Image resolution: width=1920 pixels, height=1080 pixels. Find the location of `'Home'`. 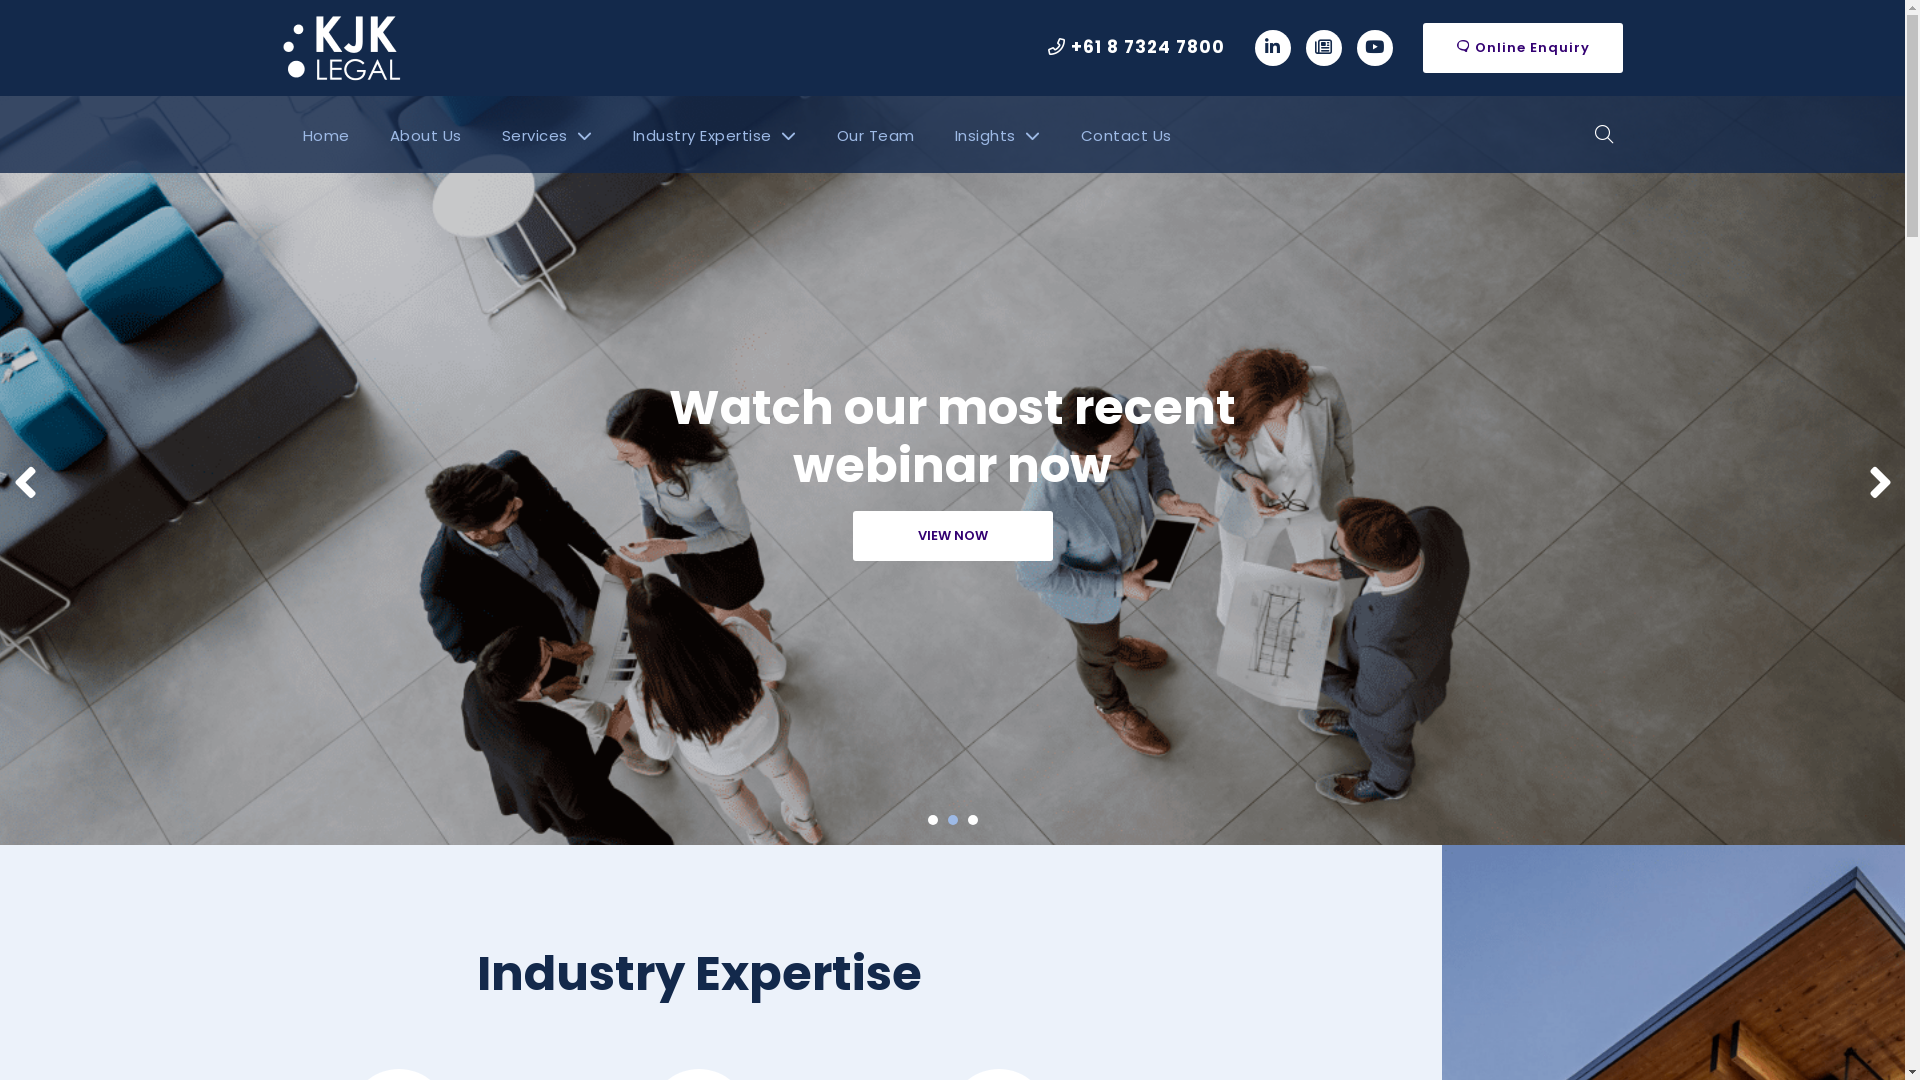

'Home' is located at coordinates (325, 135).